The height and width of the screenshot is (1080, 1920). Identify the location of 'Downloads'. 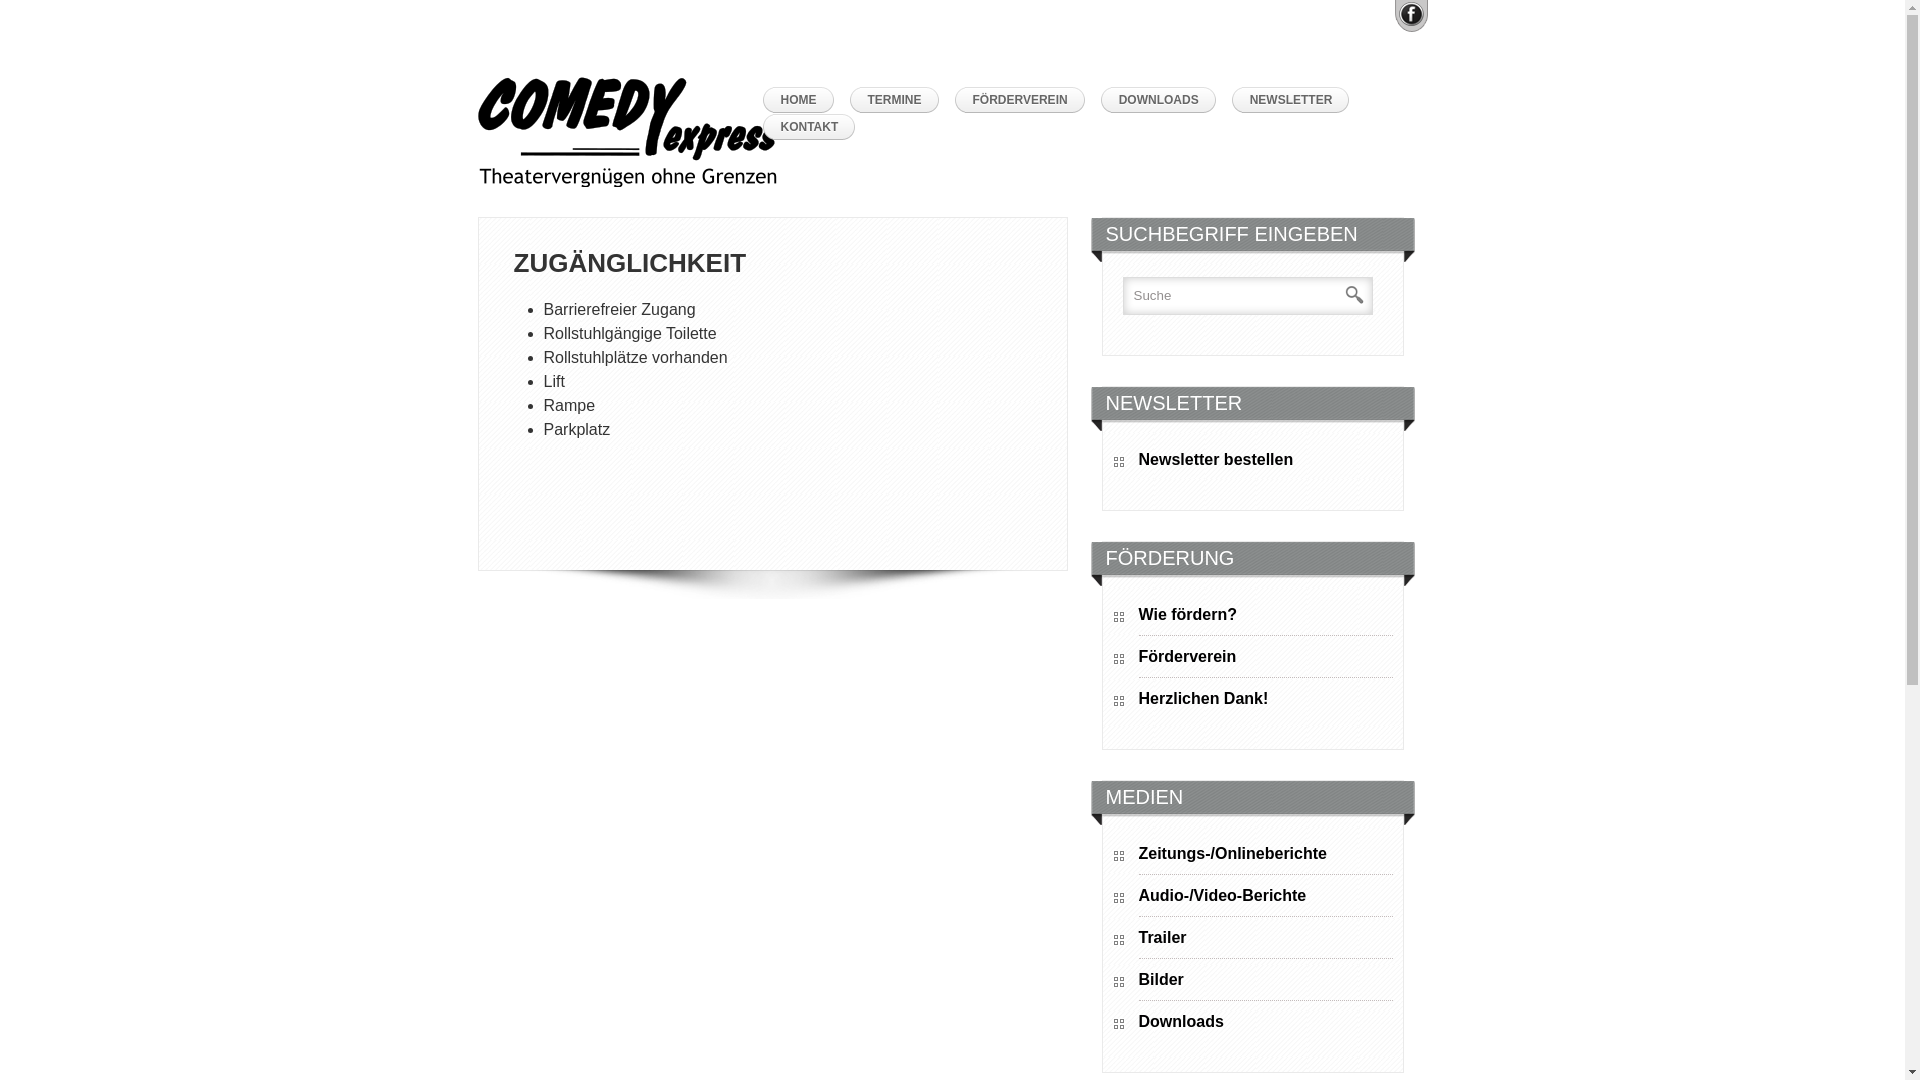
(1137, 1025).